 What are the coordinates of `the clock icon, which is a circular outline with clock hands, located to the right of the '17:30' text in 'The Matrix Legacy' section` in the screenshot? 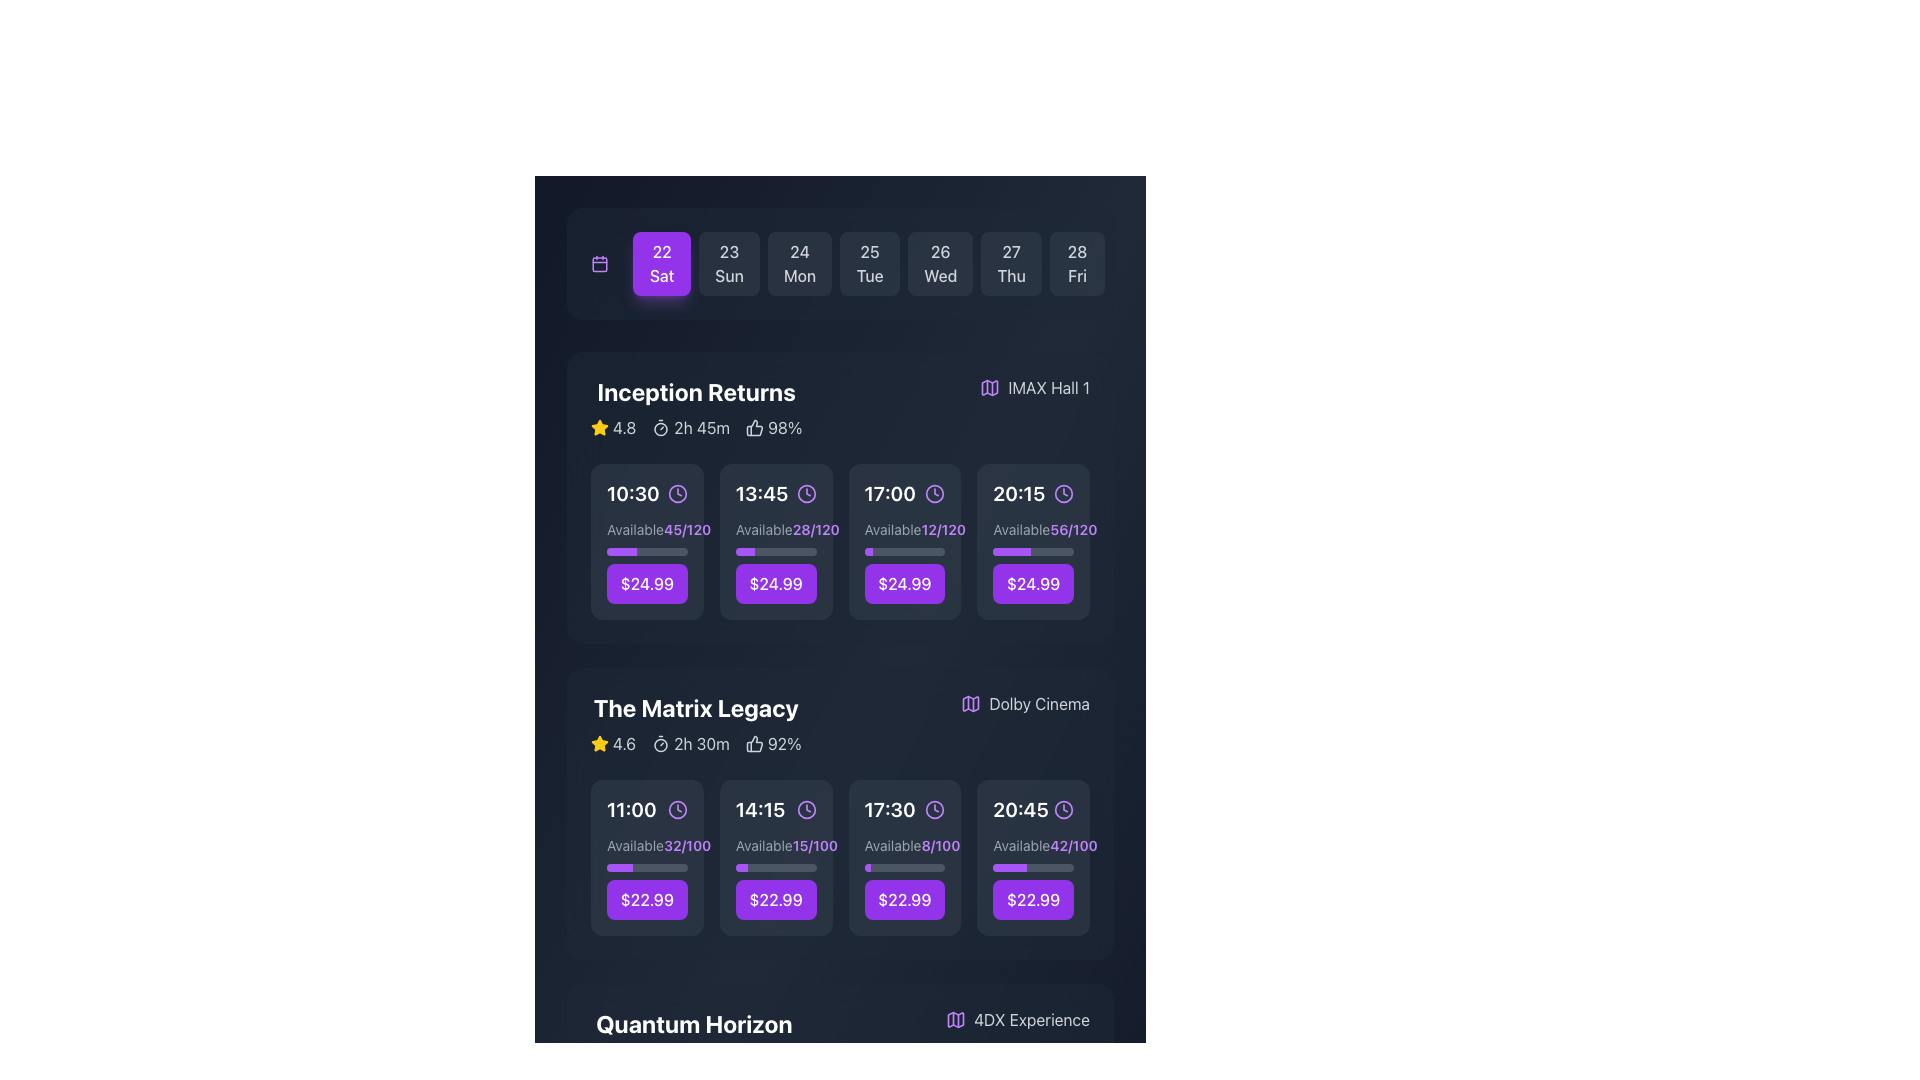 It's located at (934, 810).